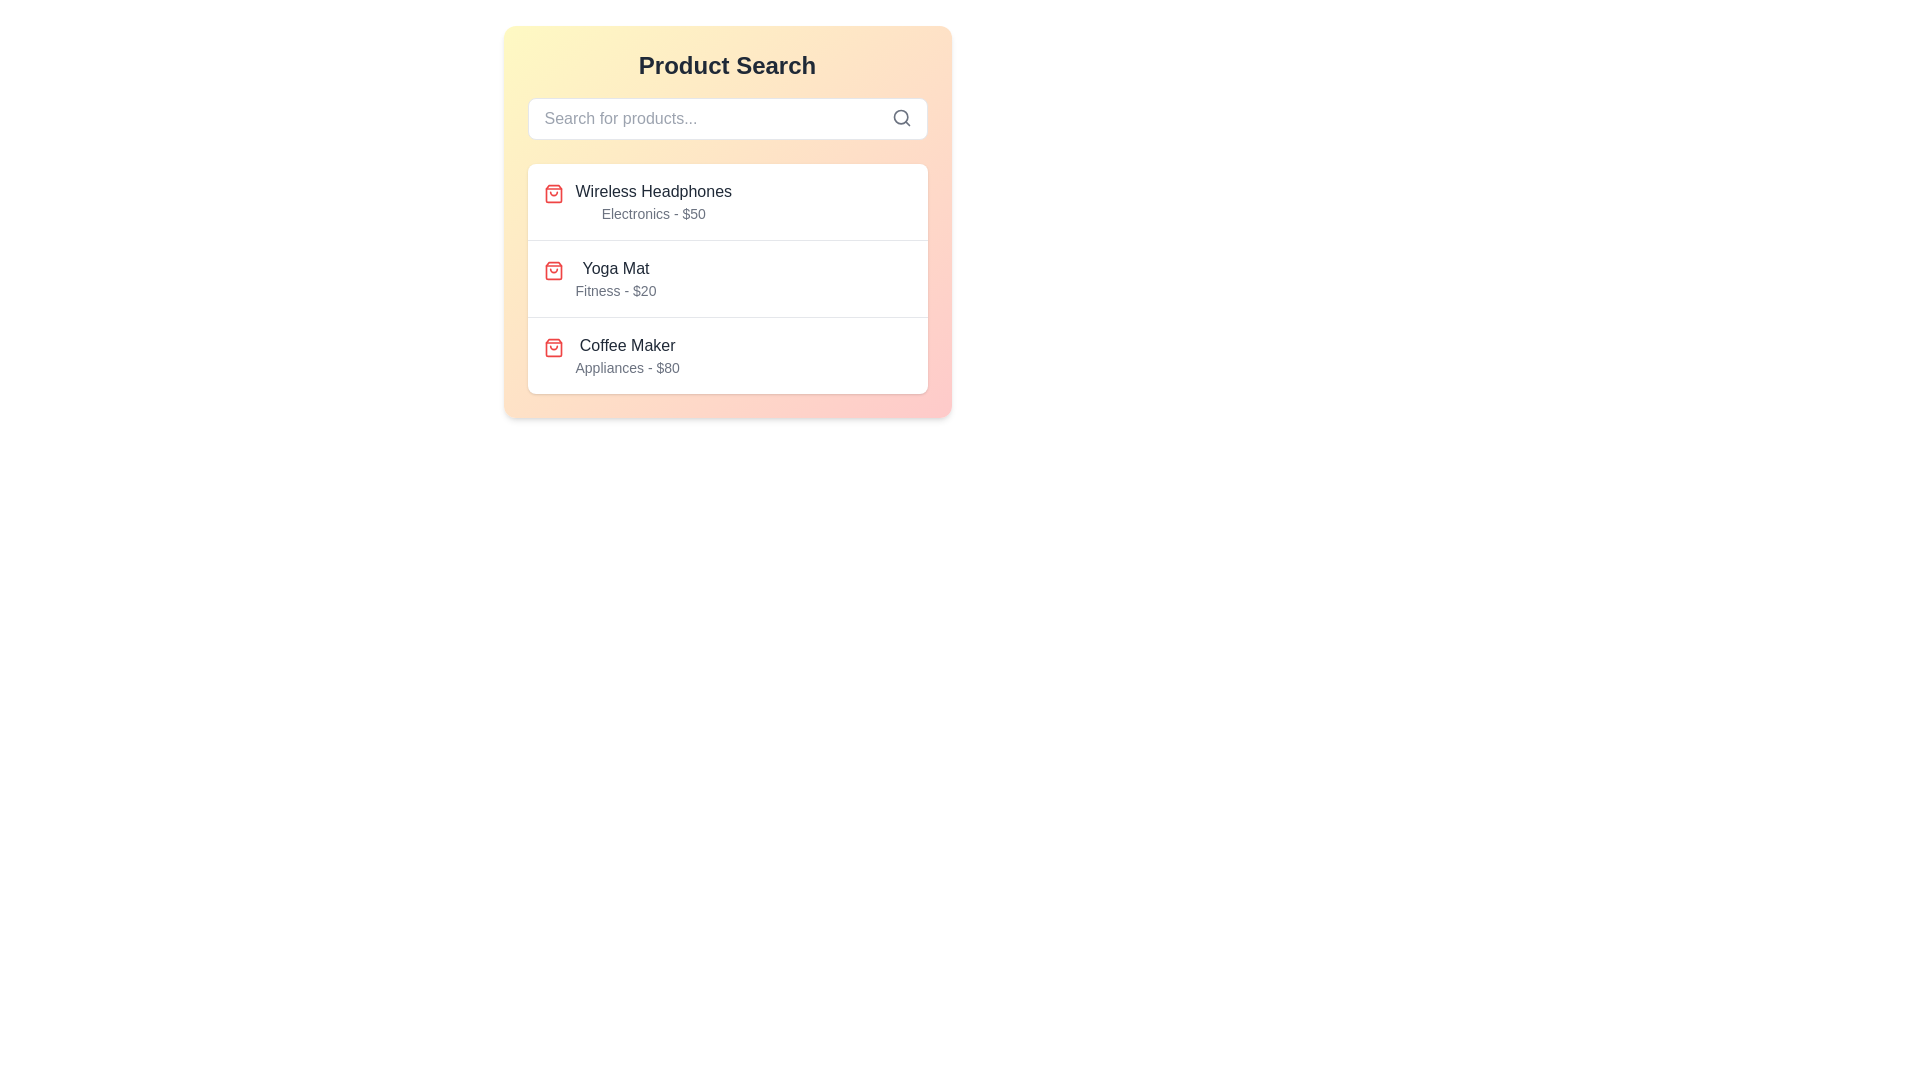 The width and height of the screenshot is (1920, 1080). Describe the element at coordinates (614, 268) in the screenshot. I see `the text label that identifies the product 'Yoga Mat' in the product list under 'Product Search.'` at that location.